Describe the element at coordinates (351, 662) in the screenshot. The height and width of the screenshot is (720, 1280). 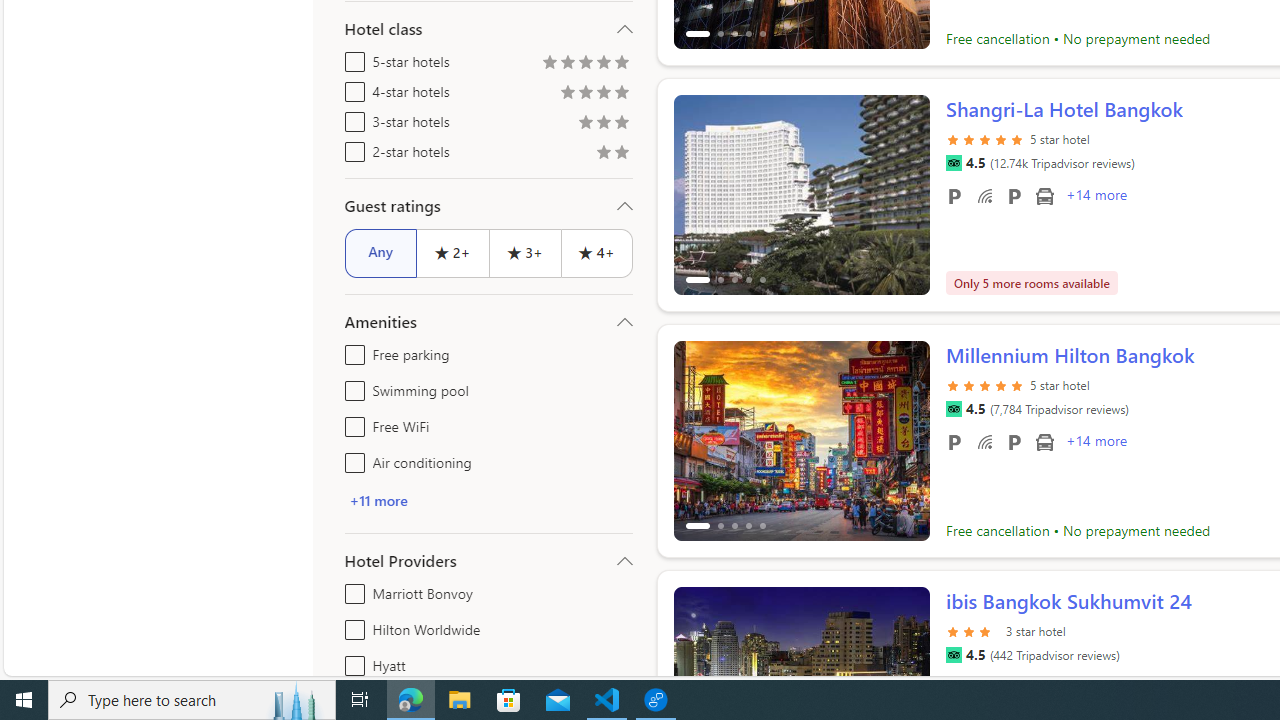
I see `'Hyatt'` at that location.